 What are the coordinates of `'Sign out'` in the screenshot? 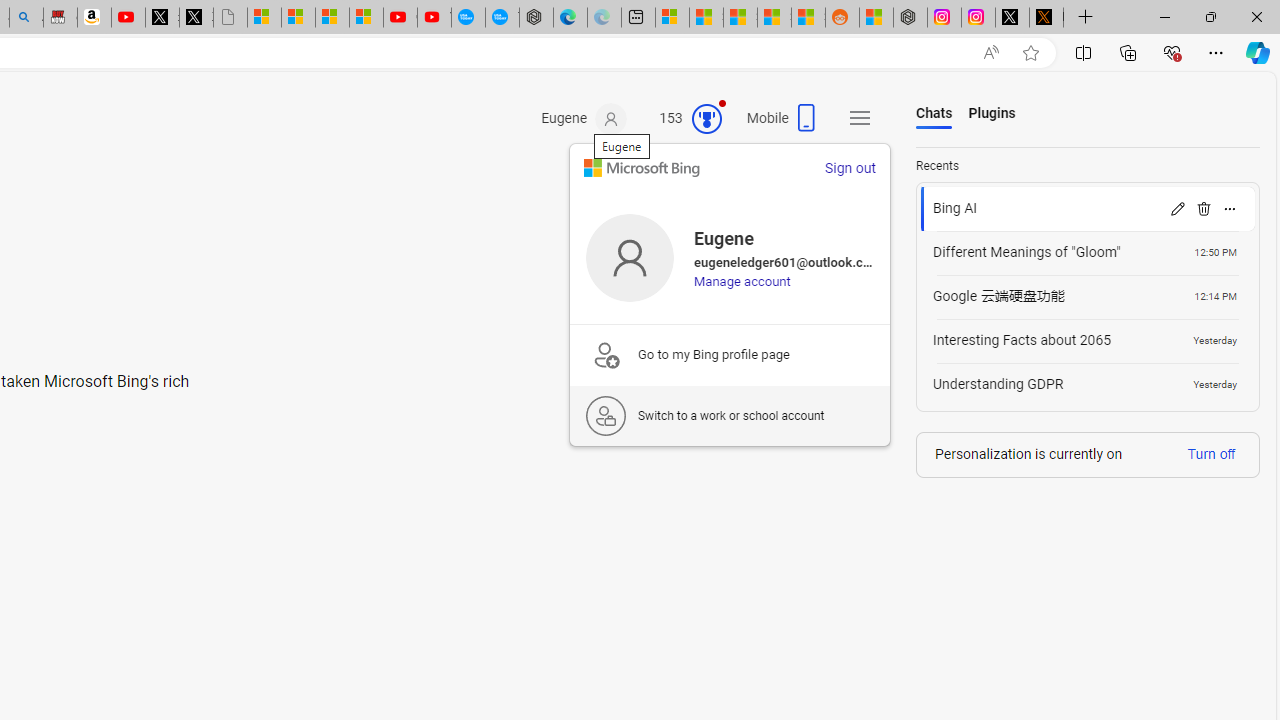 It's located at (849, 167).